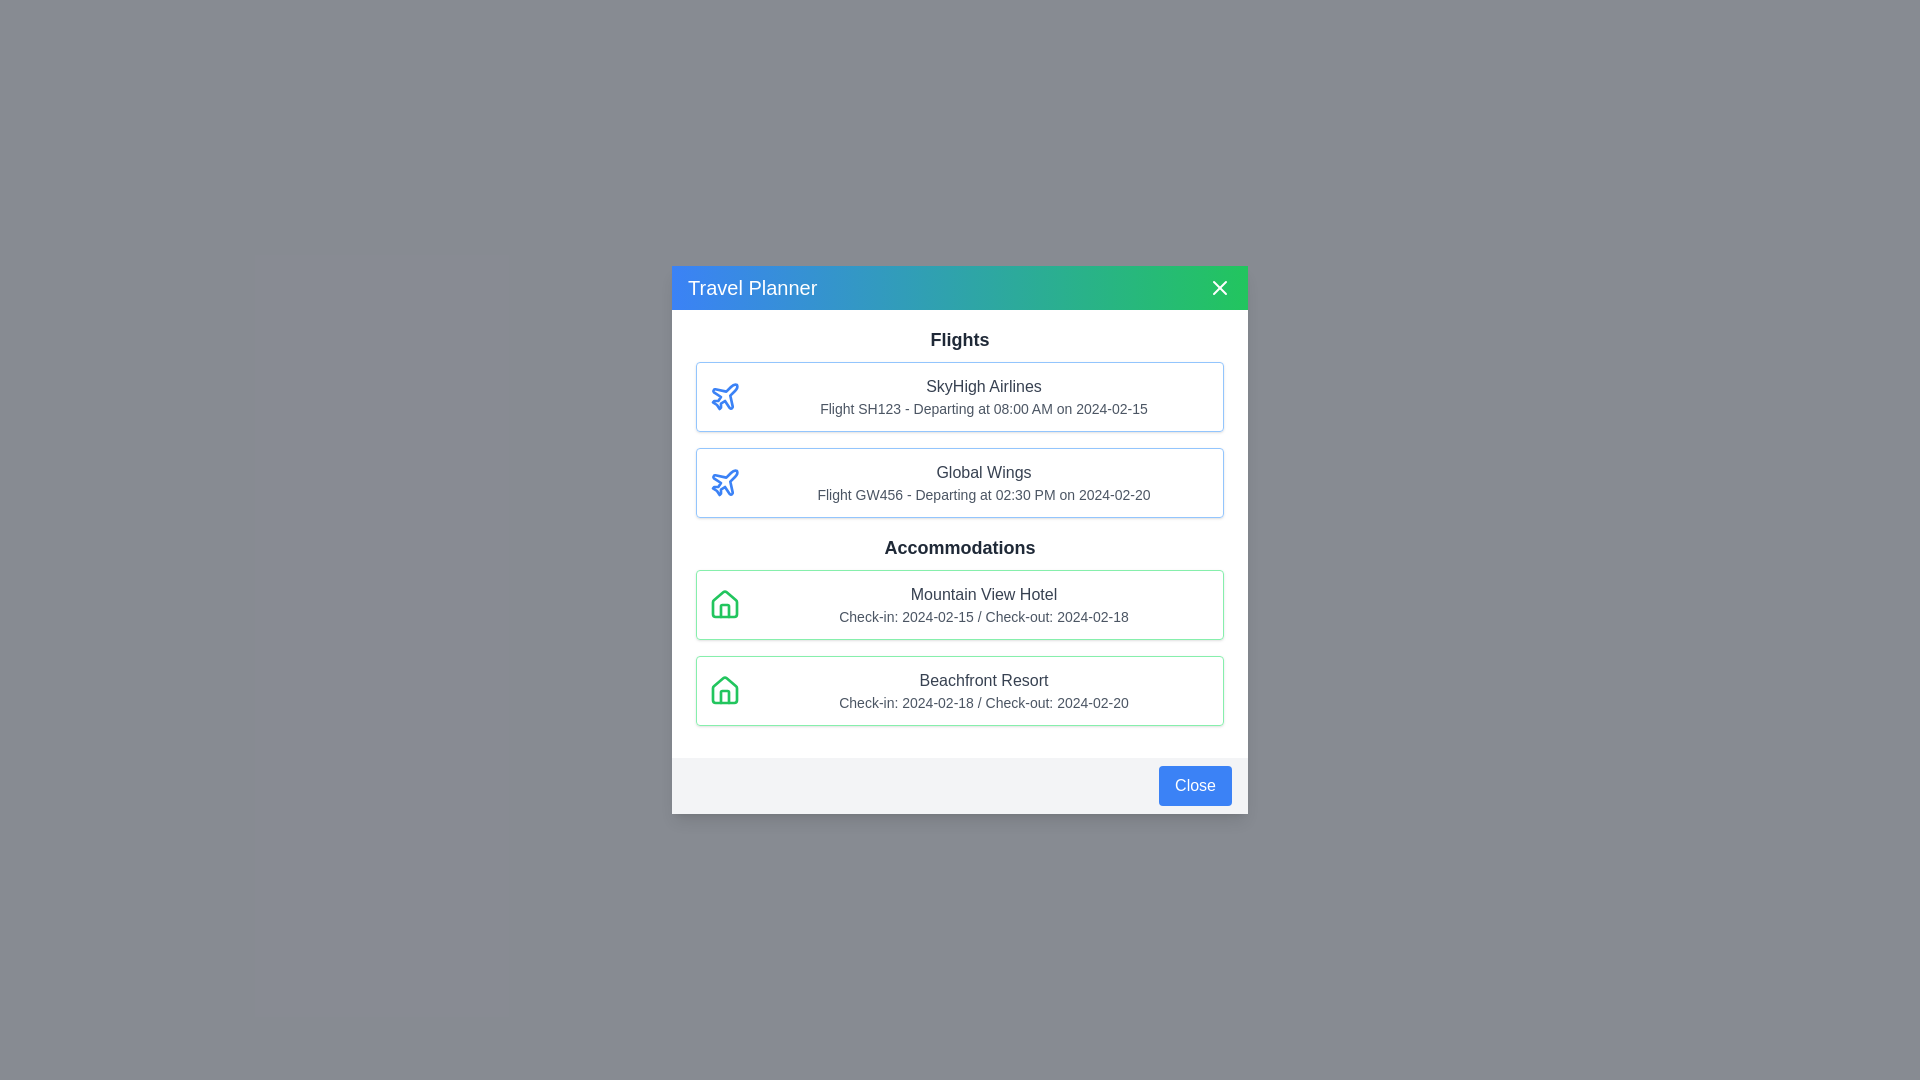 The width and height of the screenshot is (1920, 1080). Describe the element at coordinates (723, 689) in the screenshot. I see `the green house icon in the travel planner interface, which is positioned to the left of the text 'Beachfront Resort' and the check-in and check-out dates` at that location.